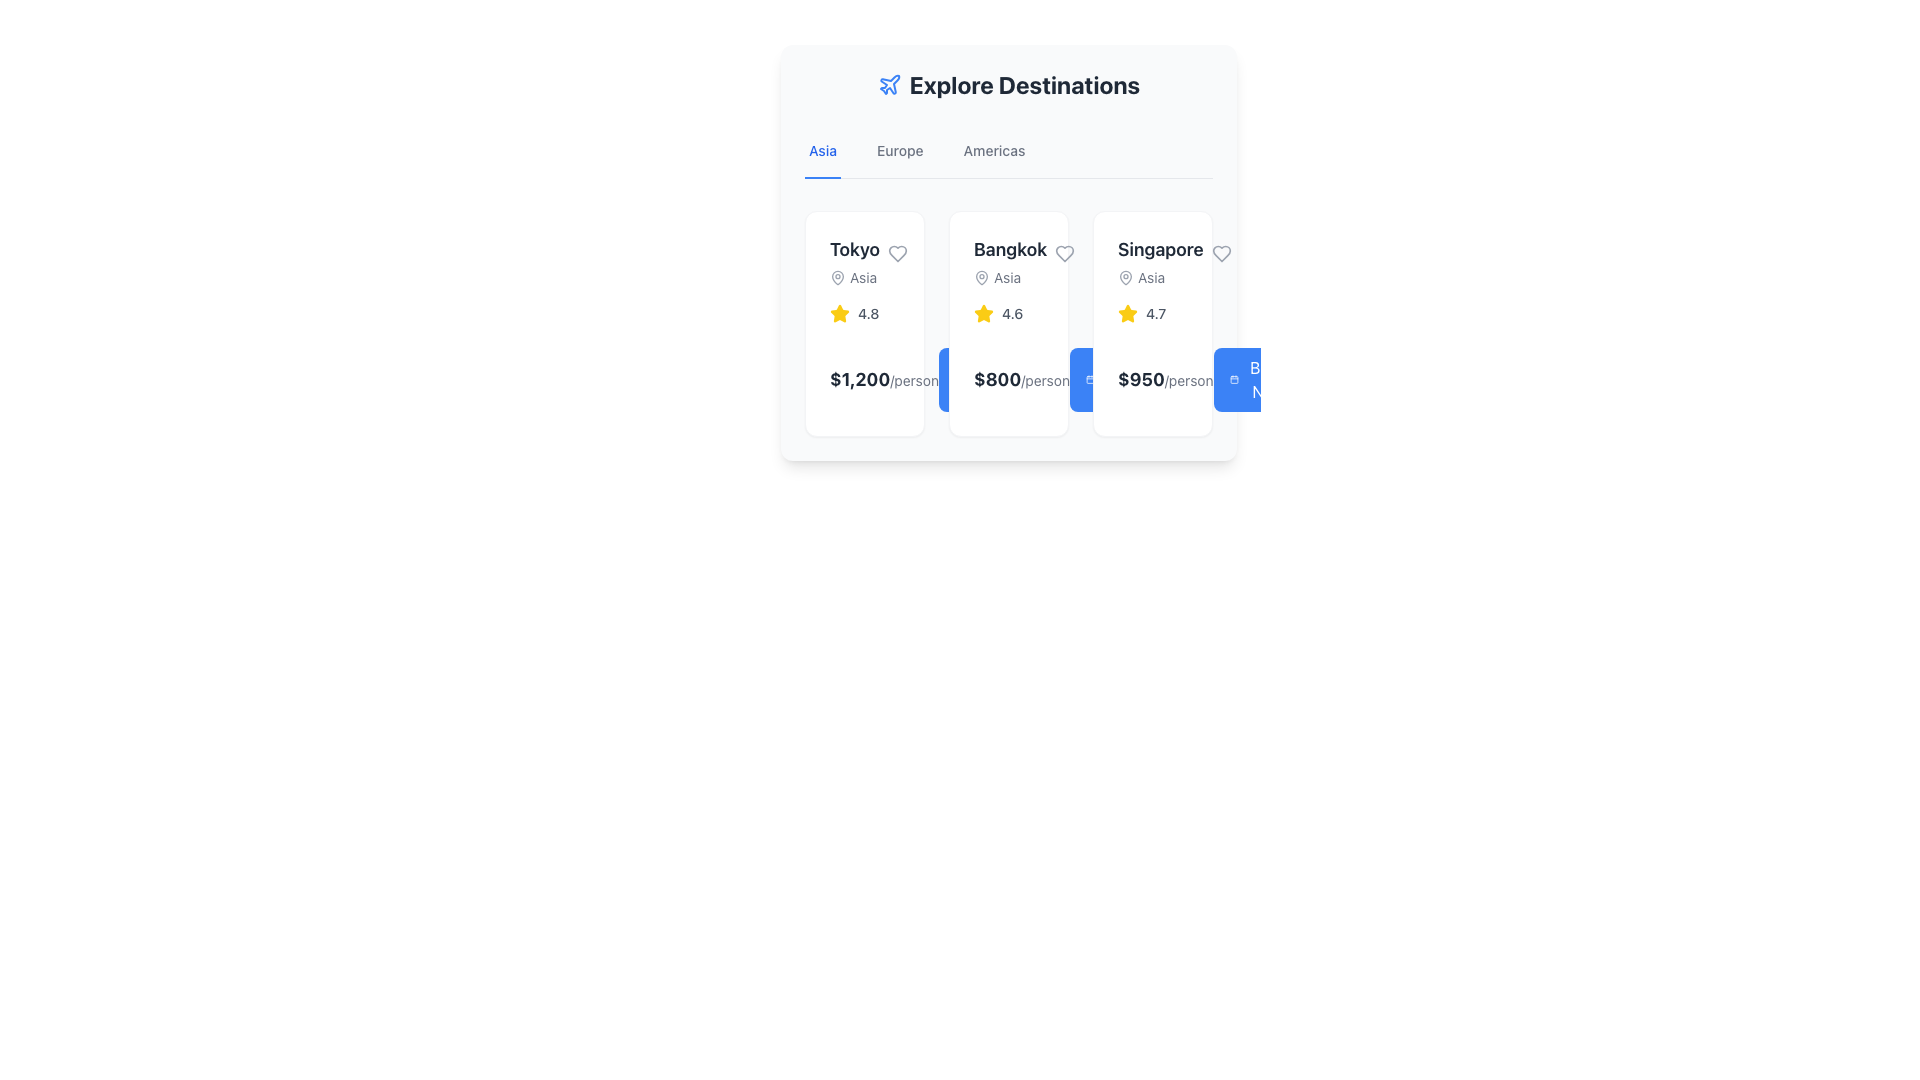  I want to click on the heart icon button in the top-right corner of the 'Bangkok' card to mark the destination as a favorite, so click(1064, 253).